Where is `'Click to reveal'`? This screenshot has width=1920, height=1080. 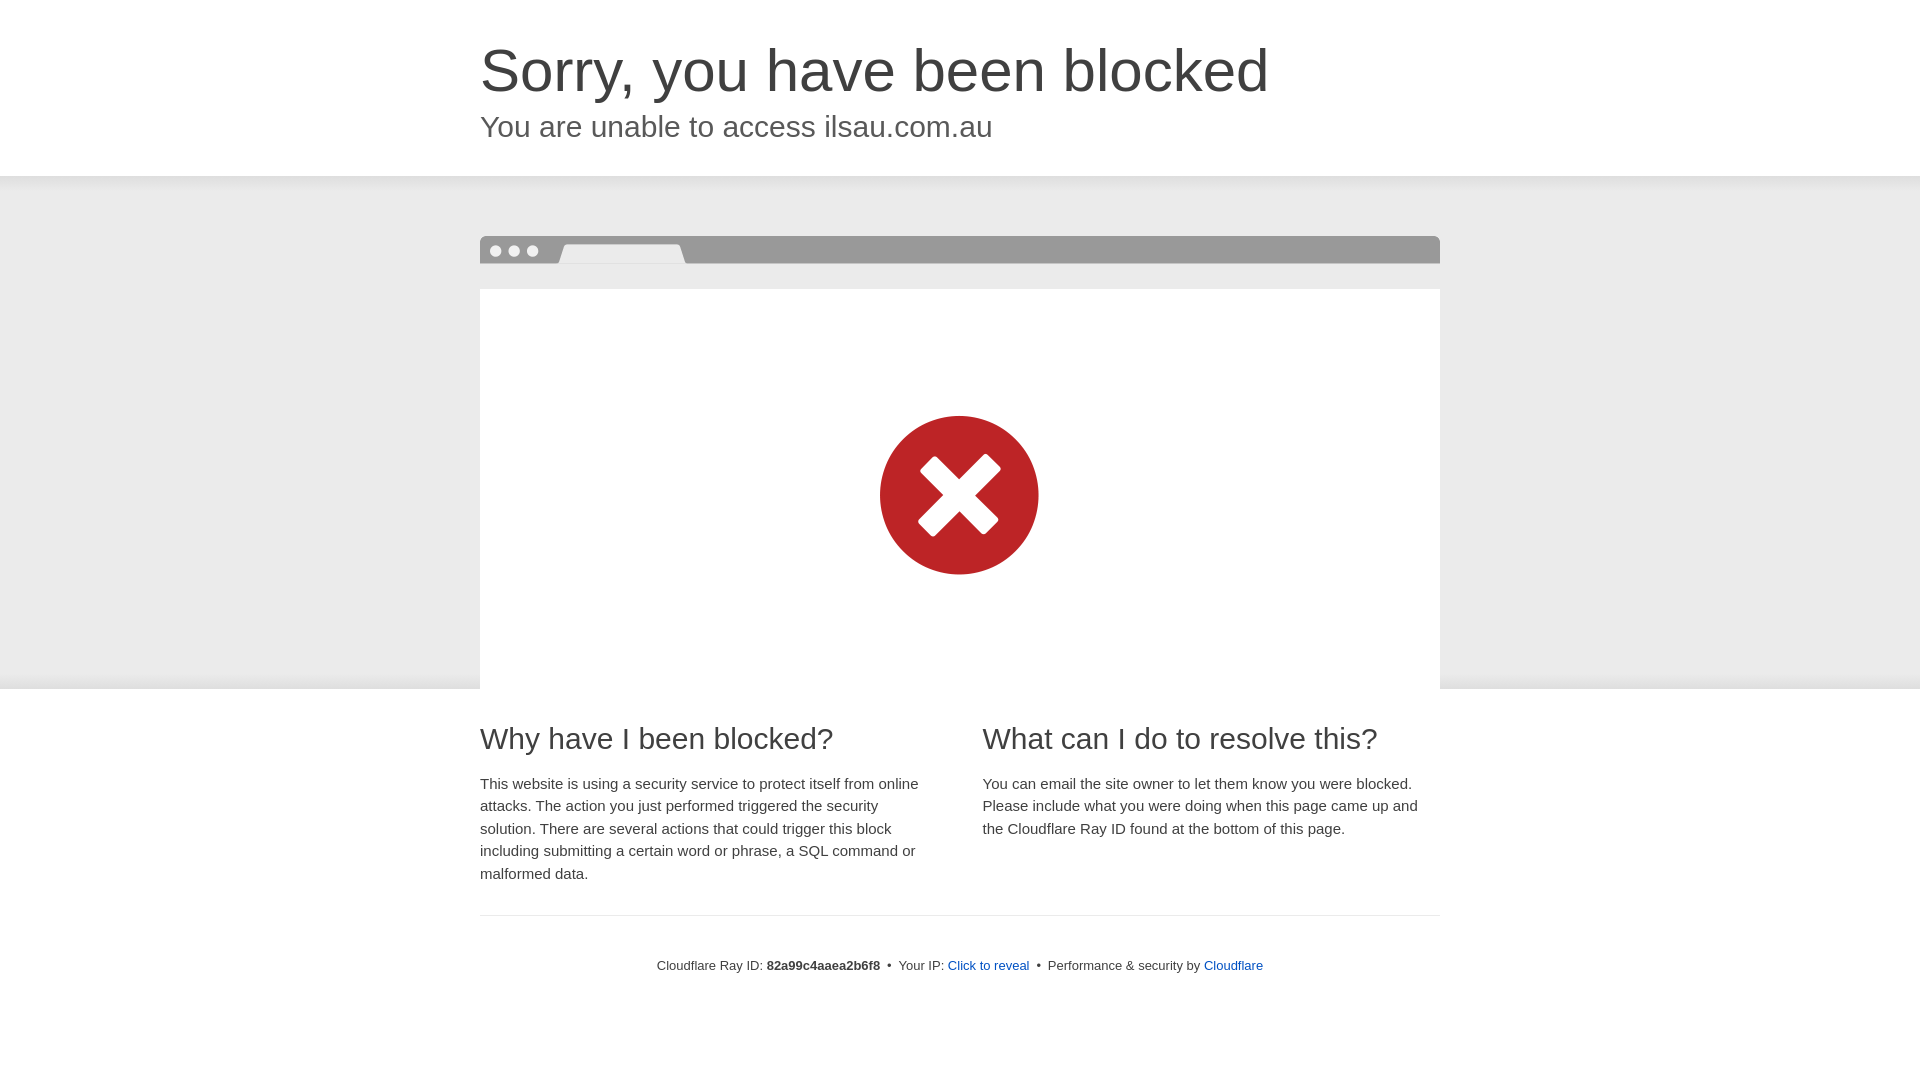
'Click to reveal' is located at coordinates (947, 964).